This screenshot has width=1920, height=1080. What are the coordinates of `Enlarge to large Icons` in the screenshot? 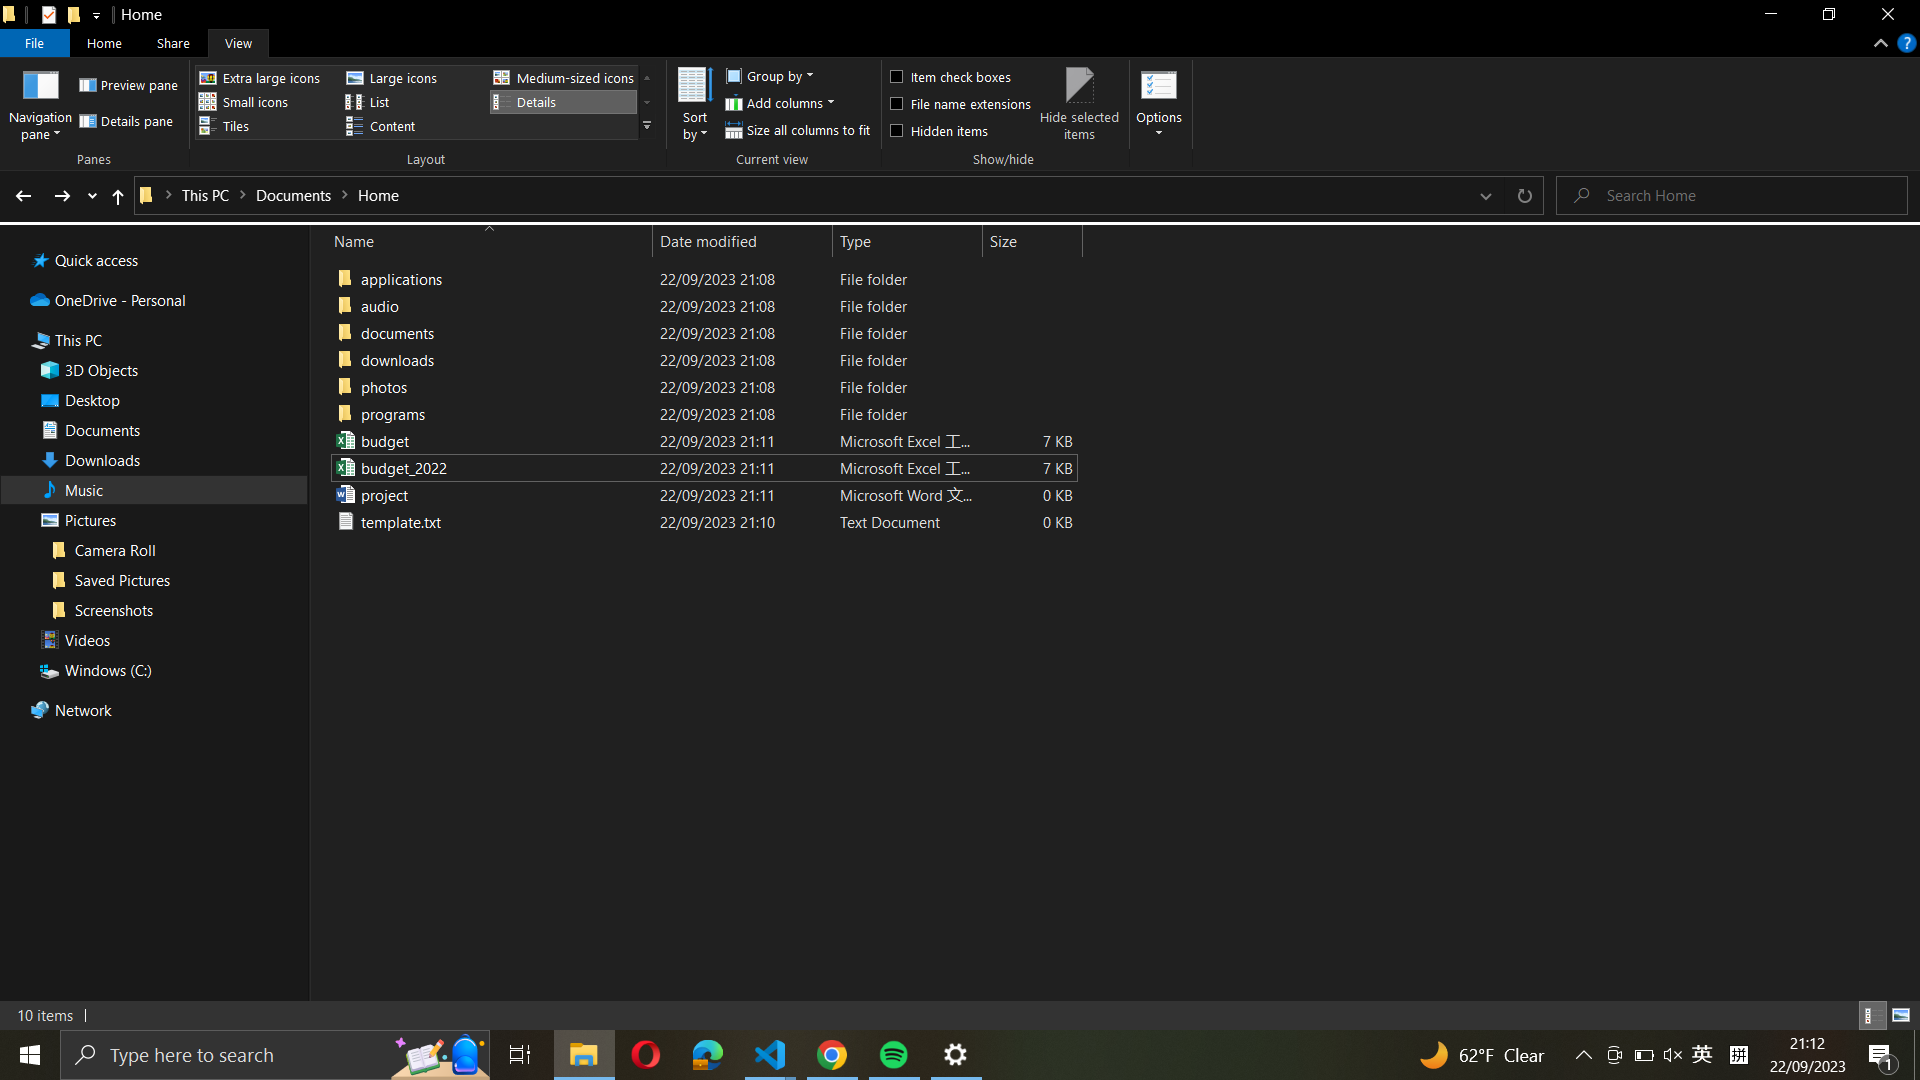 It's located at (408, 77).